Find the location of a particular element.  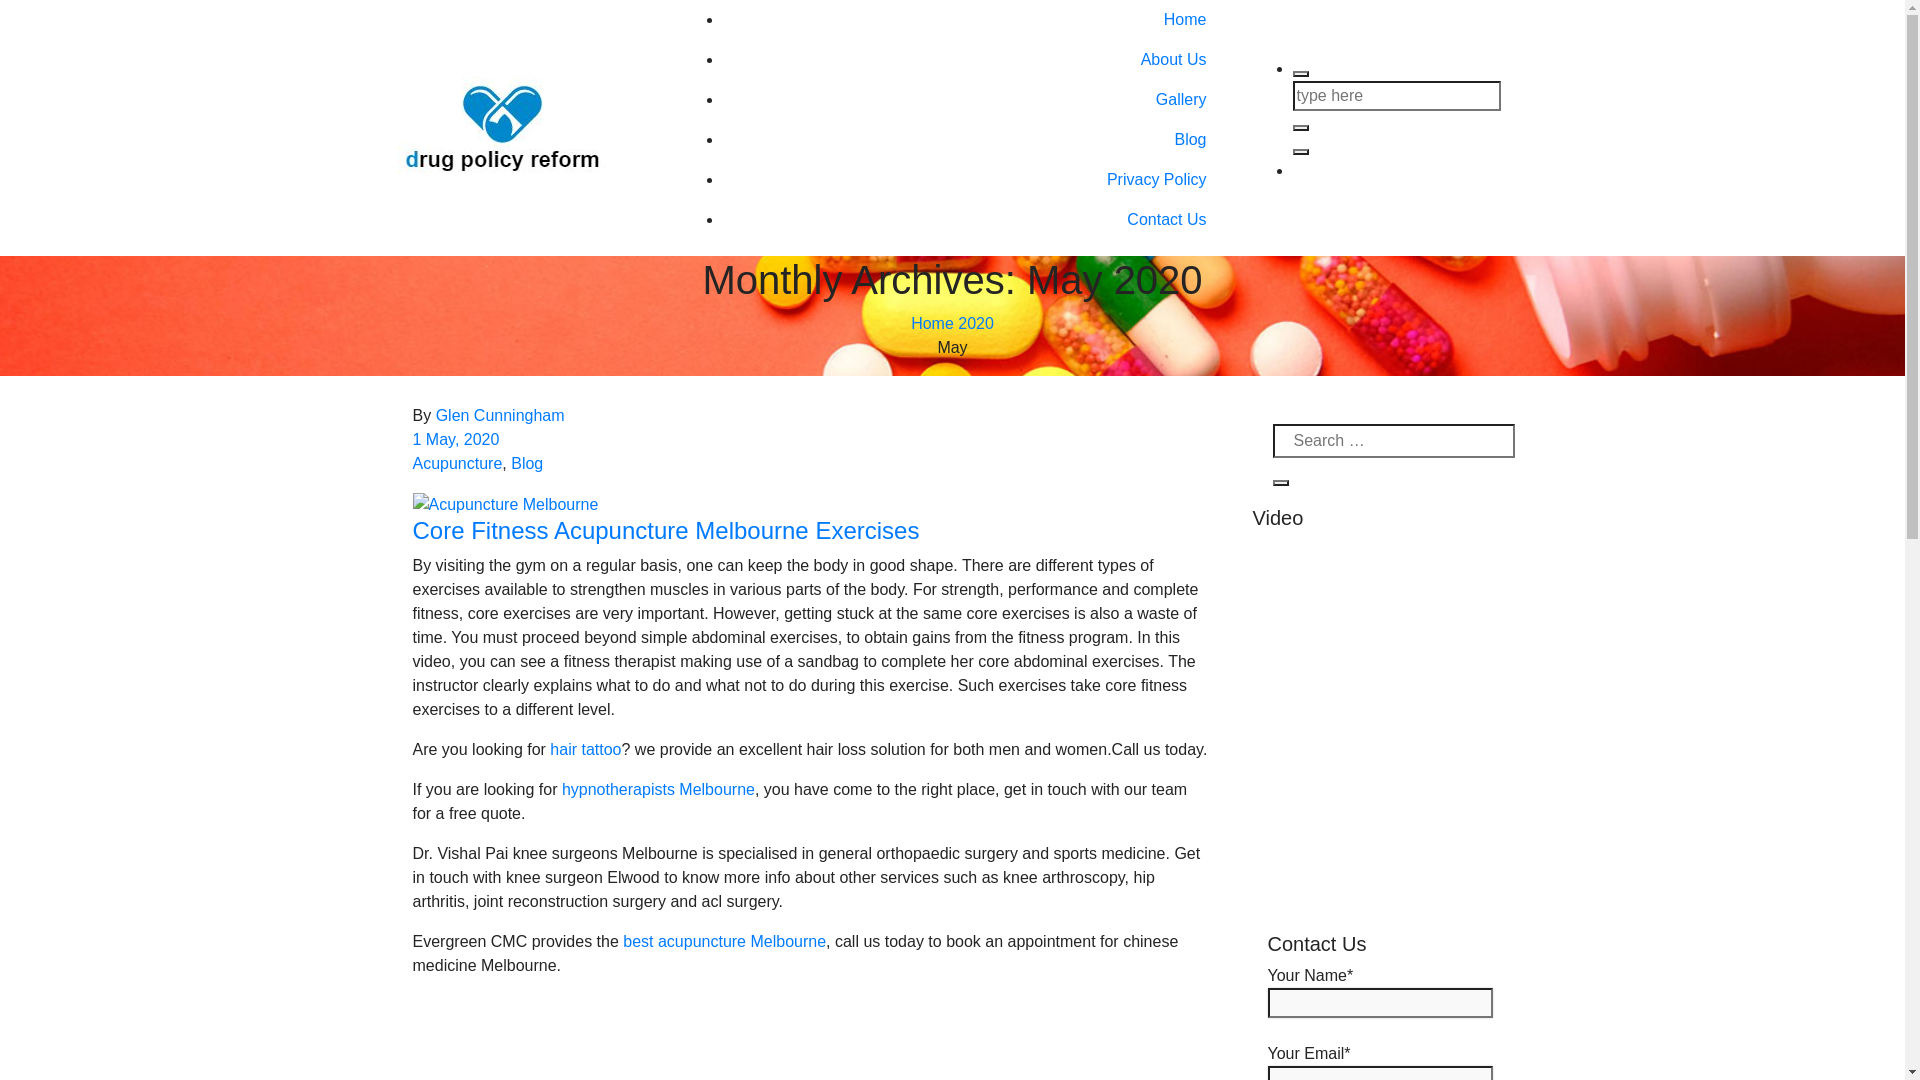

'hair tattoo' is located at coordinates (584, 749).